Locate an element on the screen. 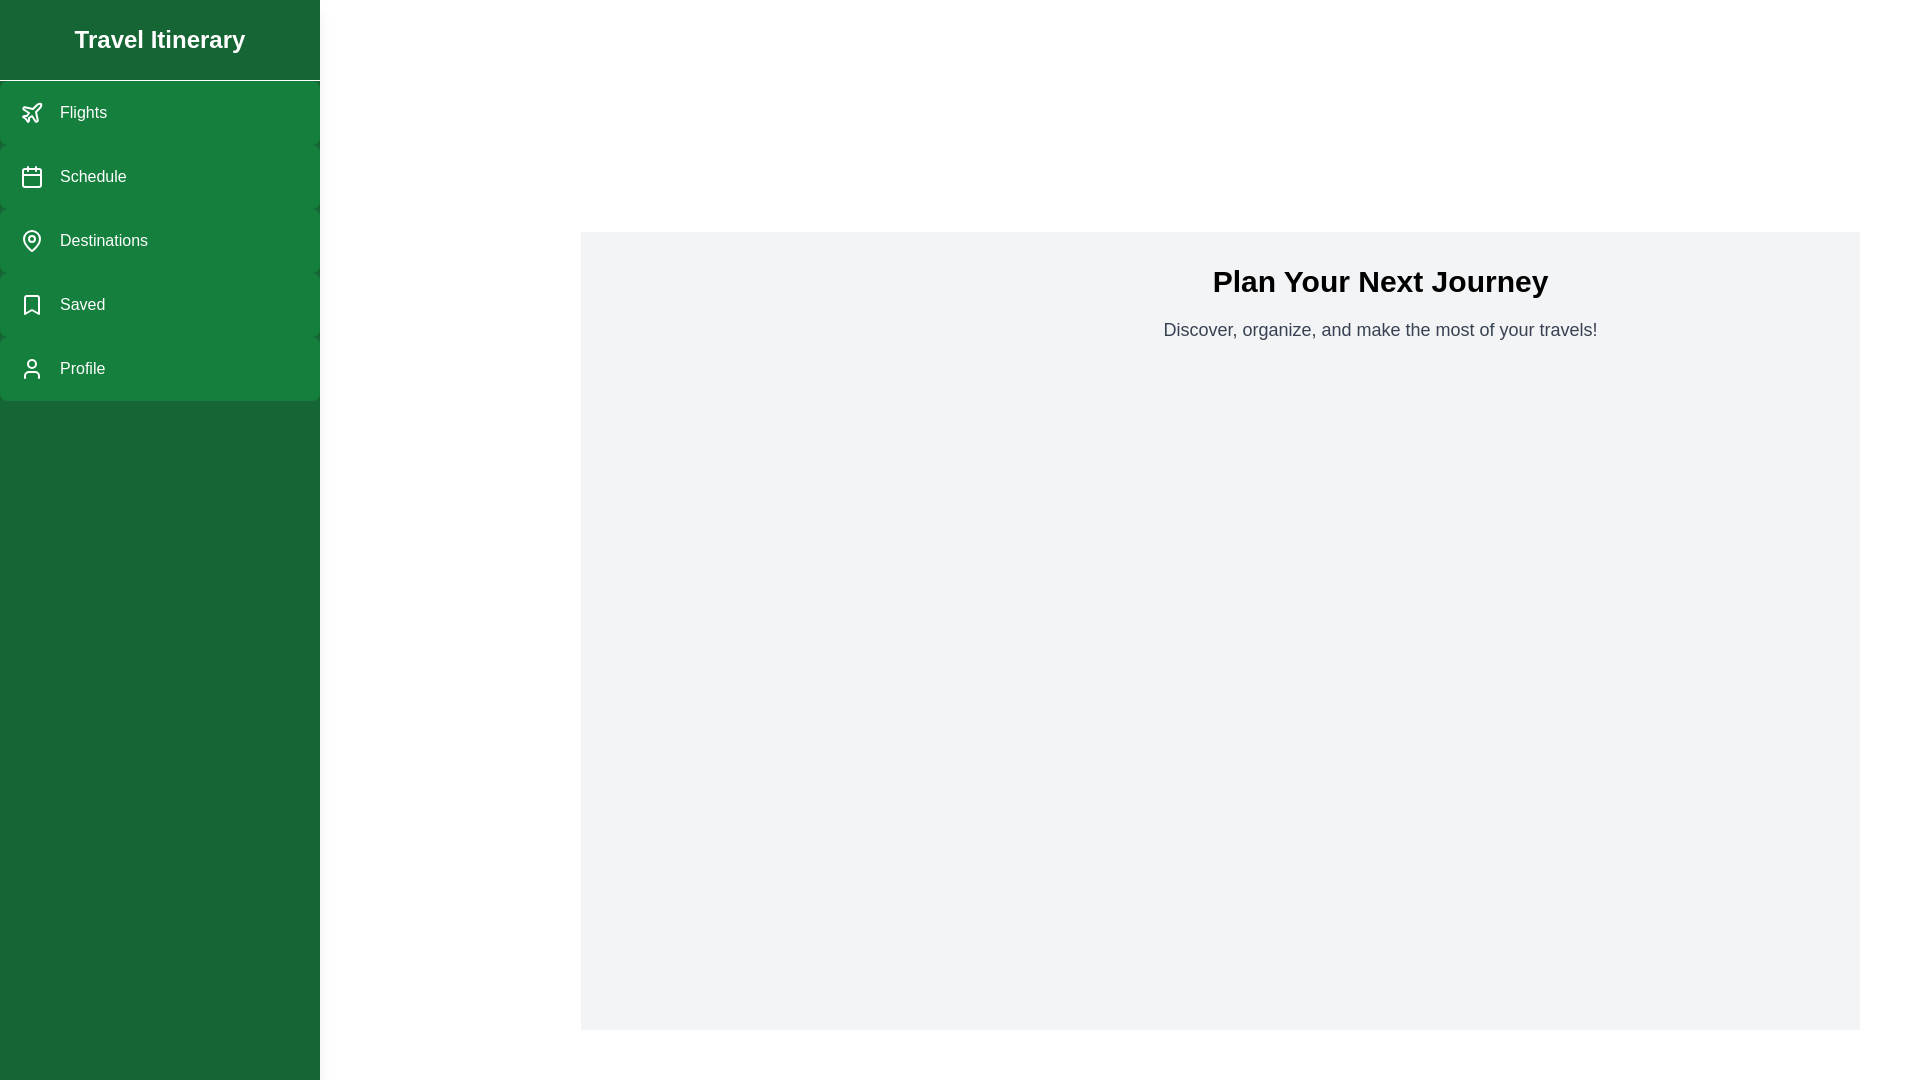 This screenshot has width=1920, height=1080. the 'Saved' icon in the sidebar menu of the 'Travel Itinerary' application is located at coordinates (32, 304).